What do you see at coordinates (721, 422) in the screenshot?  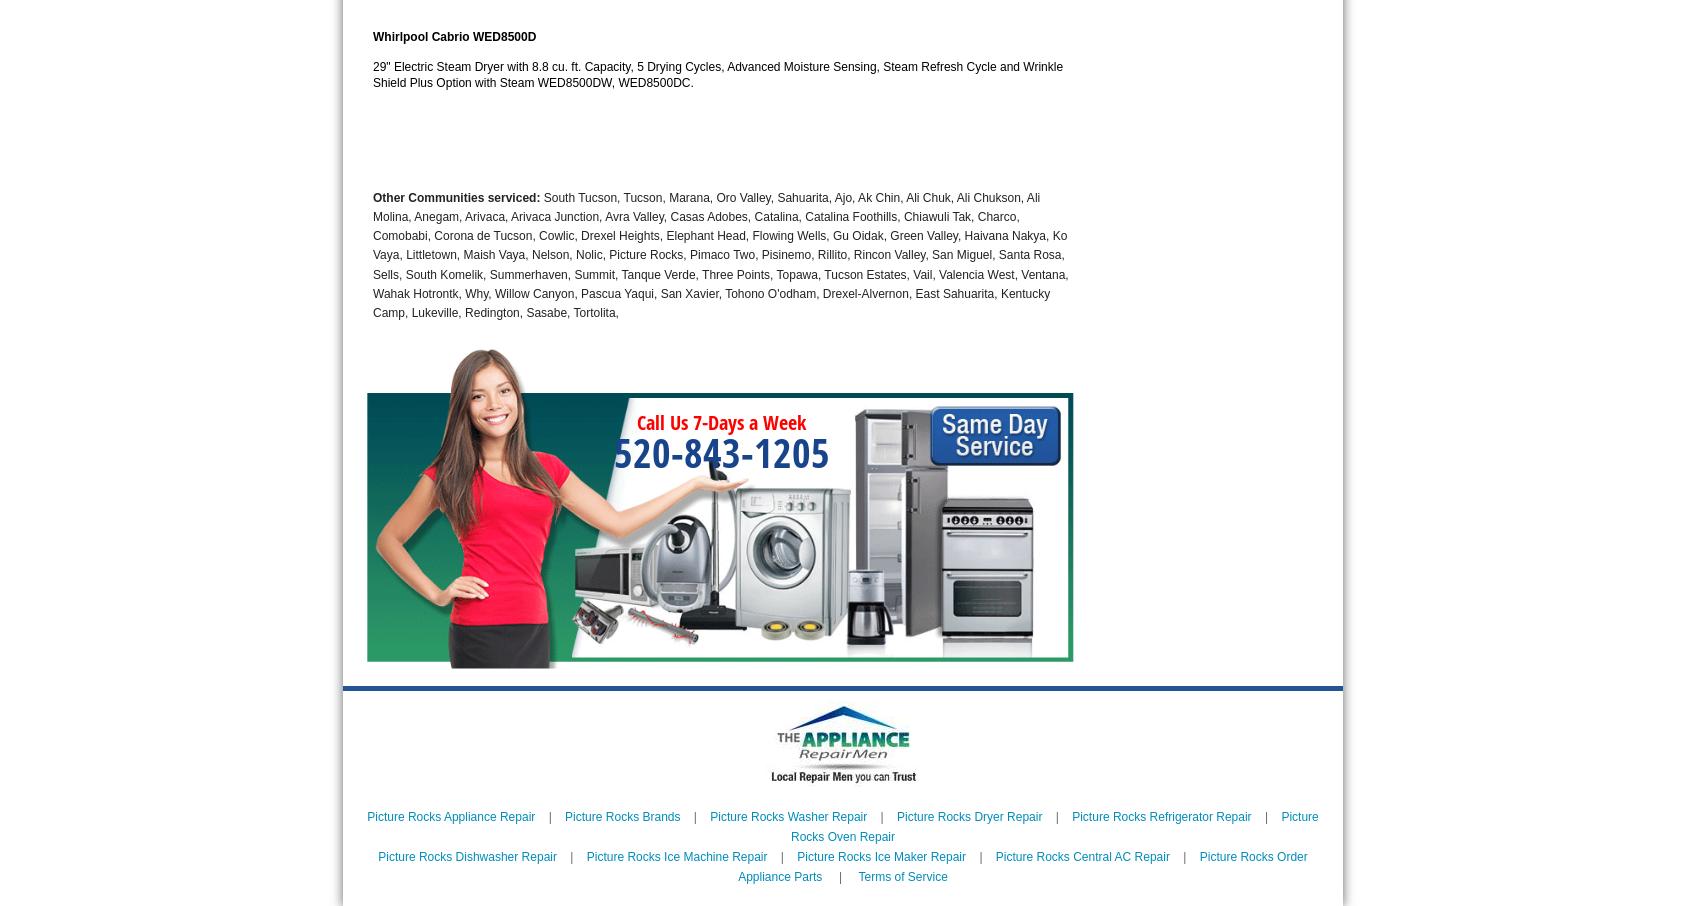 I see `'Call Us 7-Days a Week'` at bounding box center [721, 422].